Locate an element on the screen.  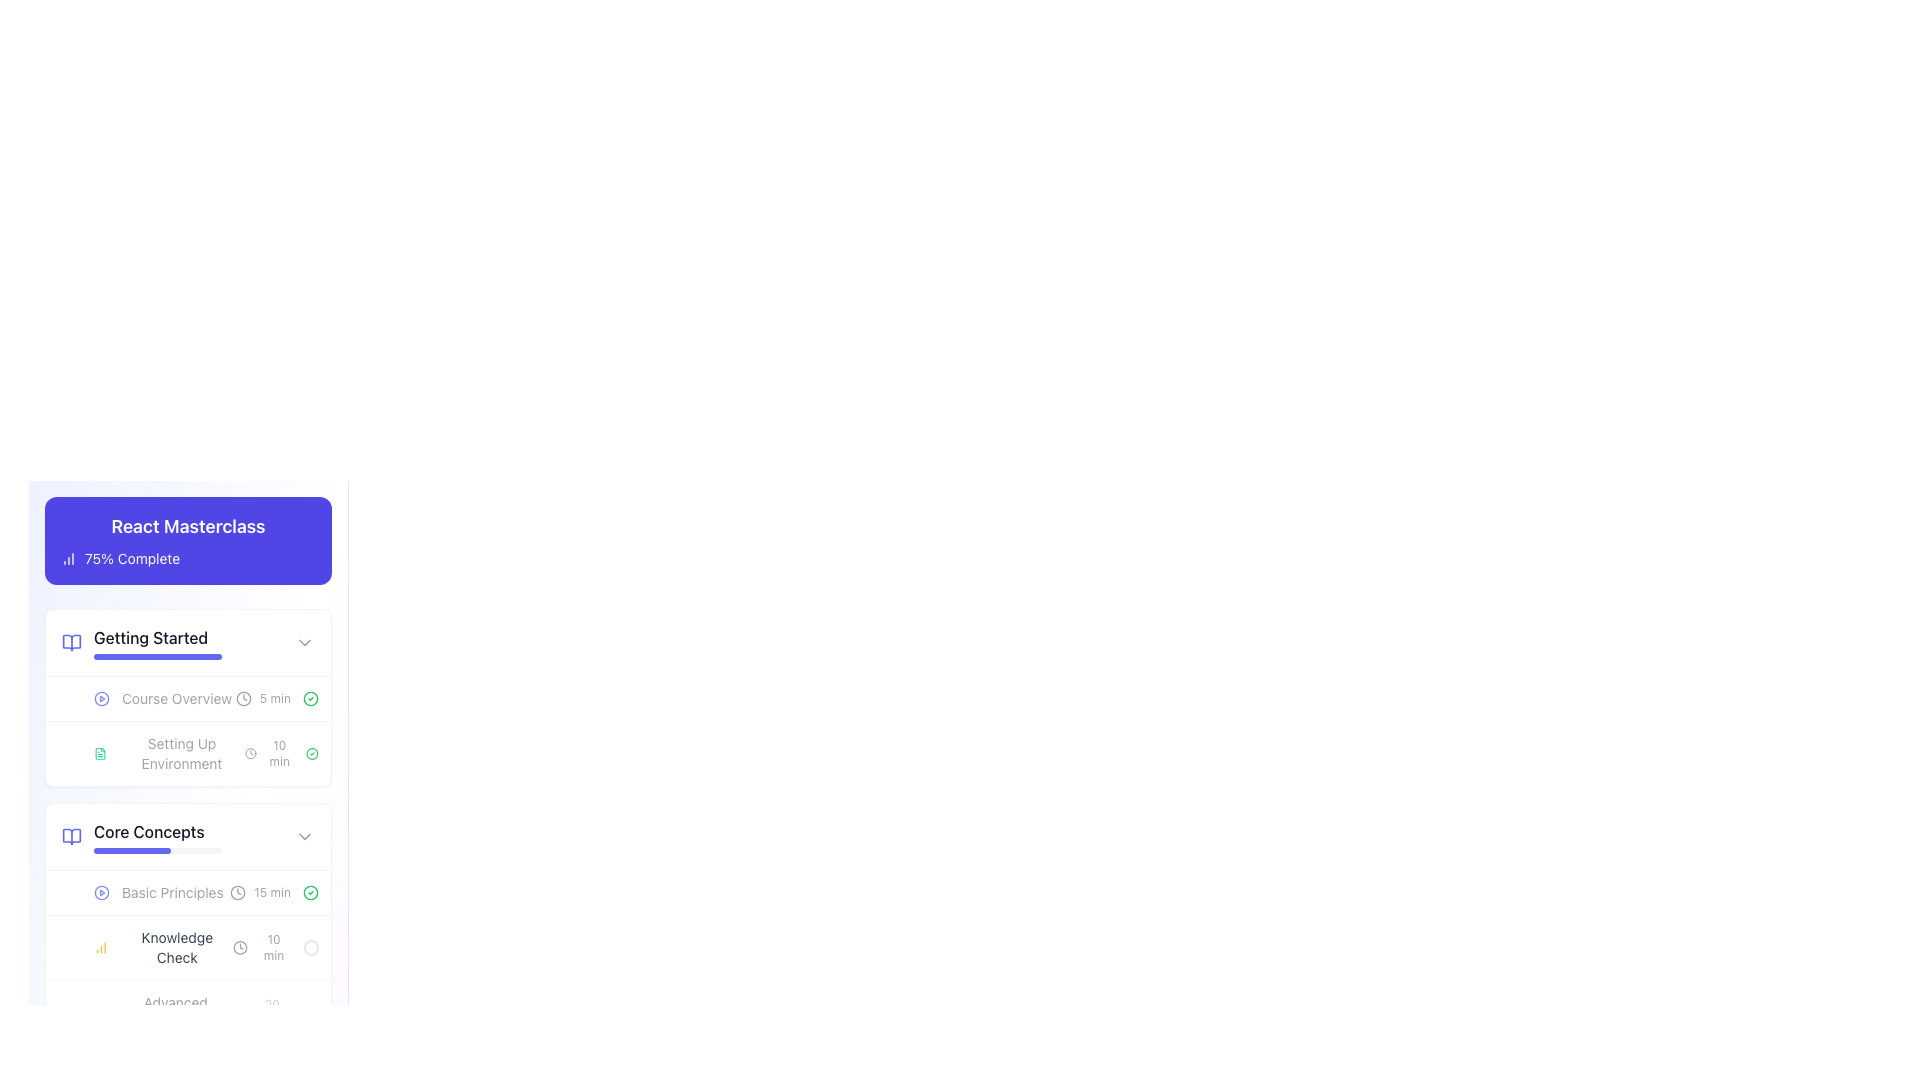
text label '5 min' located in the 'Getting Started' section of the 'React Masterclass' interface, positioned to the right of the 'Course Overview' text, between a clock icon and a check icon is located at coordinates (276, 697).